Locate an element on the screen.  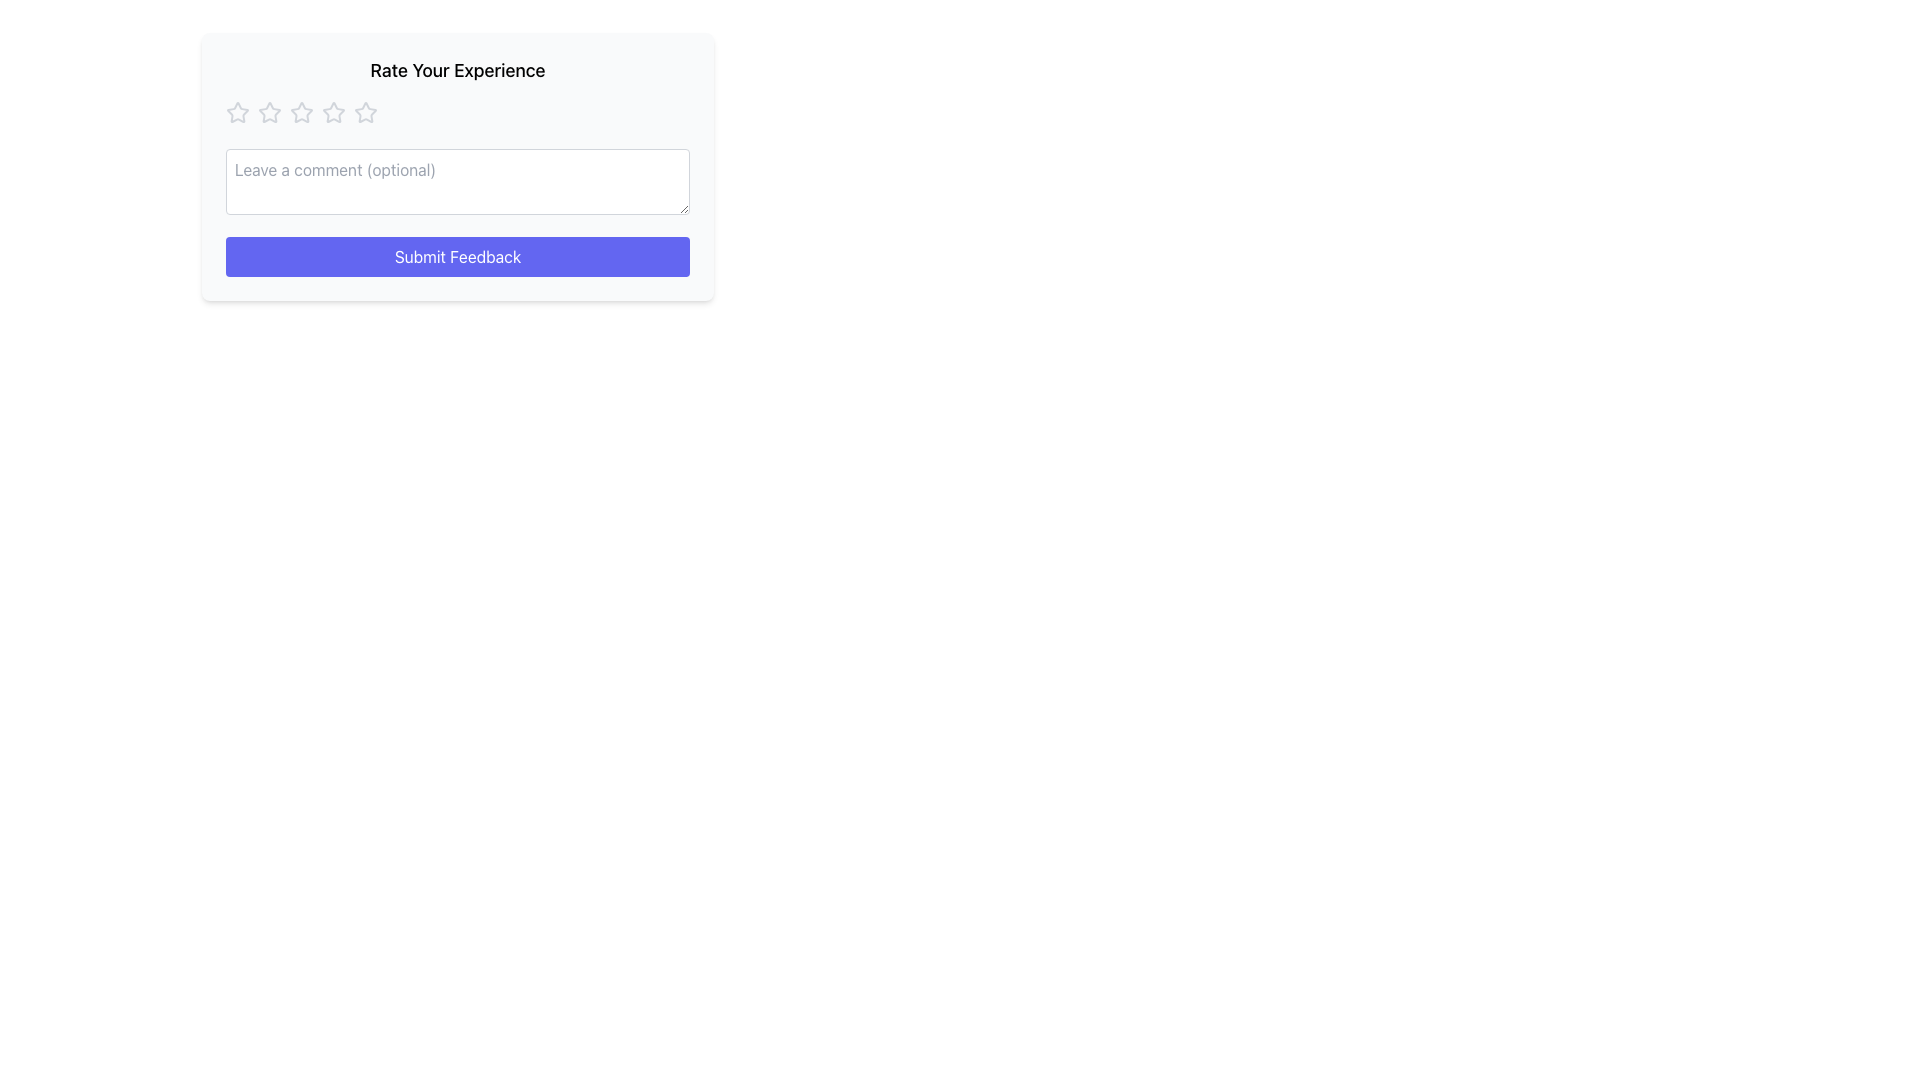
the submit button located centrally at the bottom of the light gray feedback panel is located at coordinates (456, 256).